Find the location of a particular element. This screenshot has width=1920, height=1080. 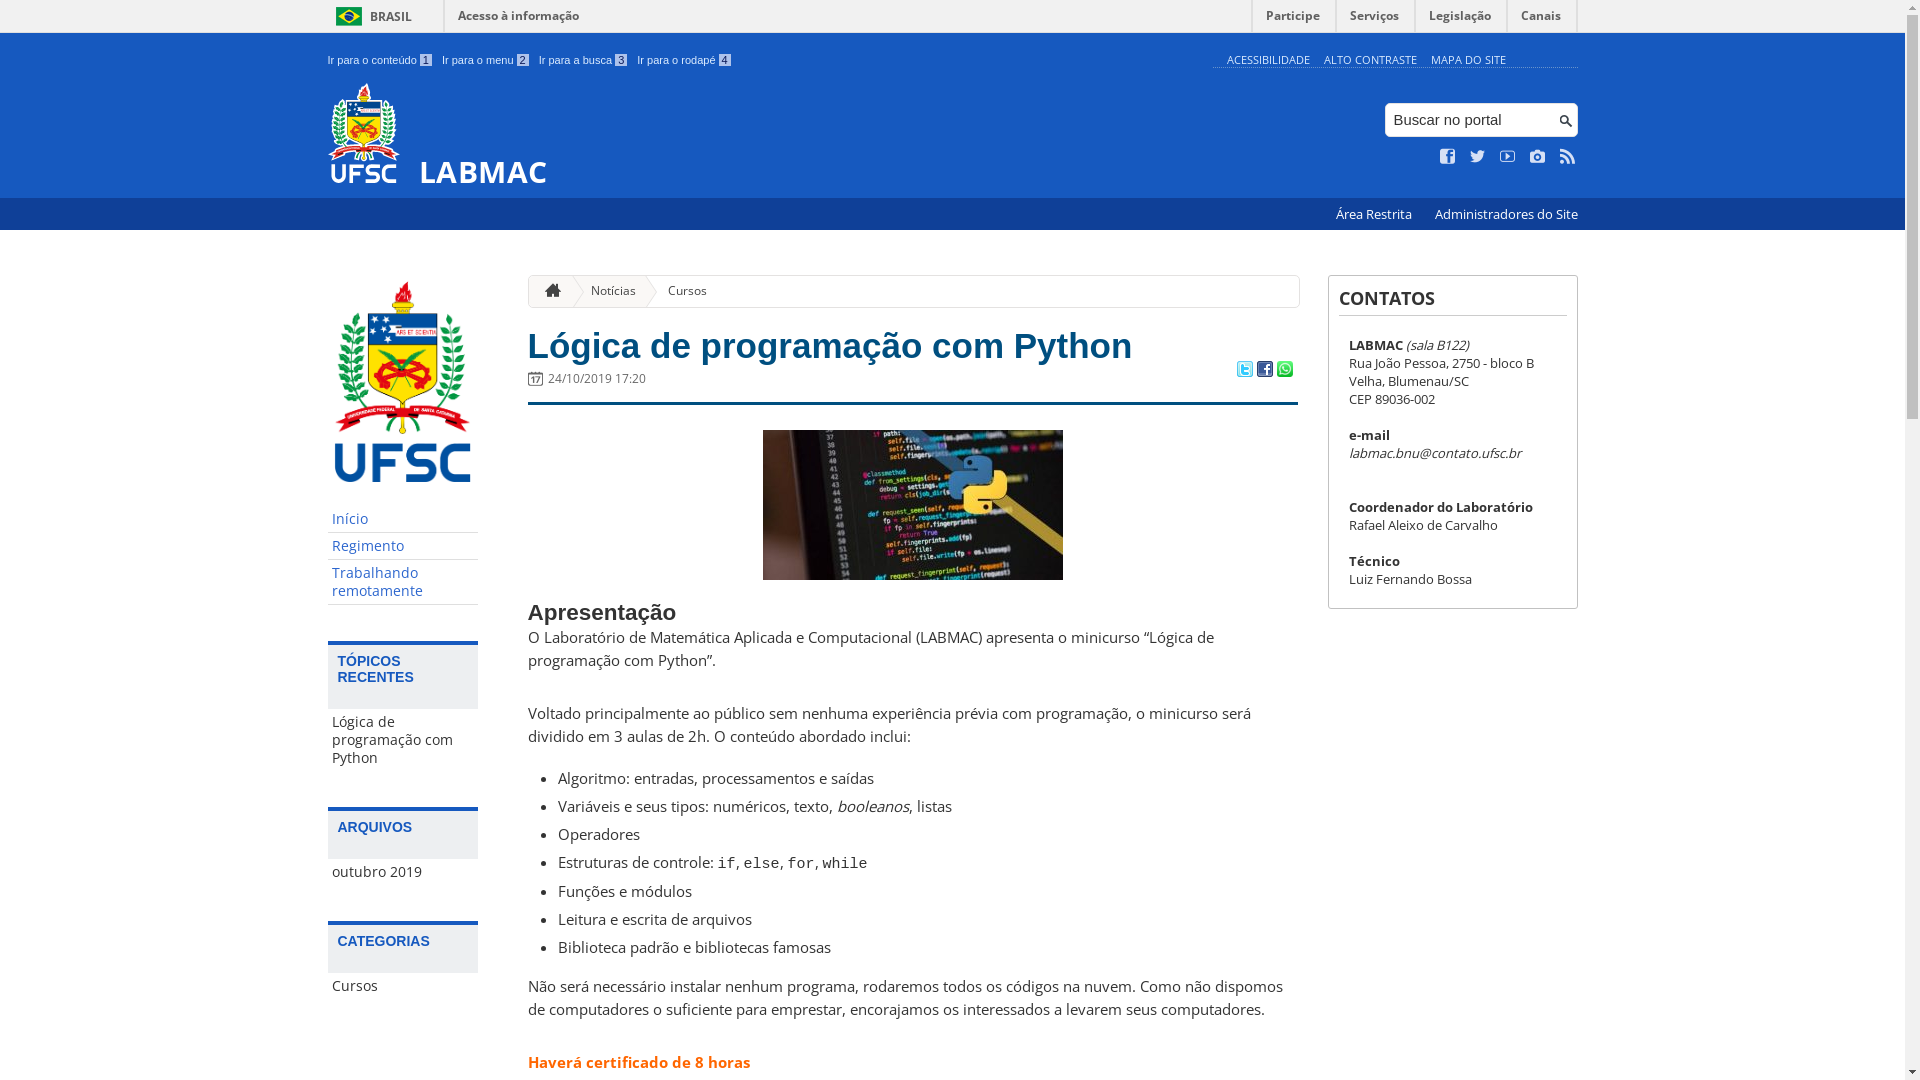

'ACESSIBILIDADE' is located at coordinates (1266, 58).